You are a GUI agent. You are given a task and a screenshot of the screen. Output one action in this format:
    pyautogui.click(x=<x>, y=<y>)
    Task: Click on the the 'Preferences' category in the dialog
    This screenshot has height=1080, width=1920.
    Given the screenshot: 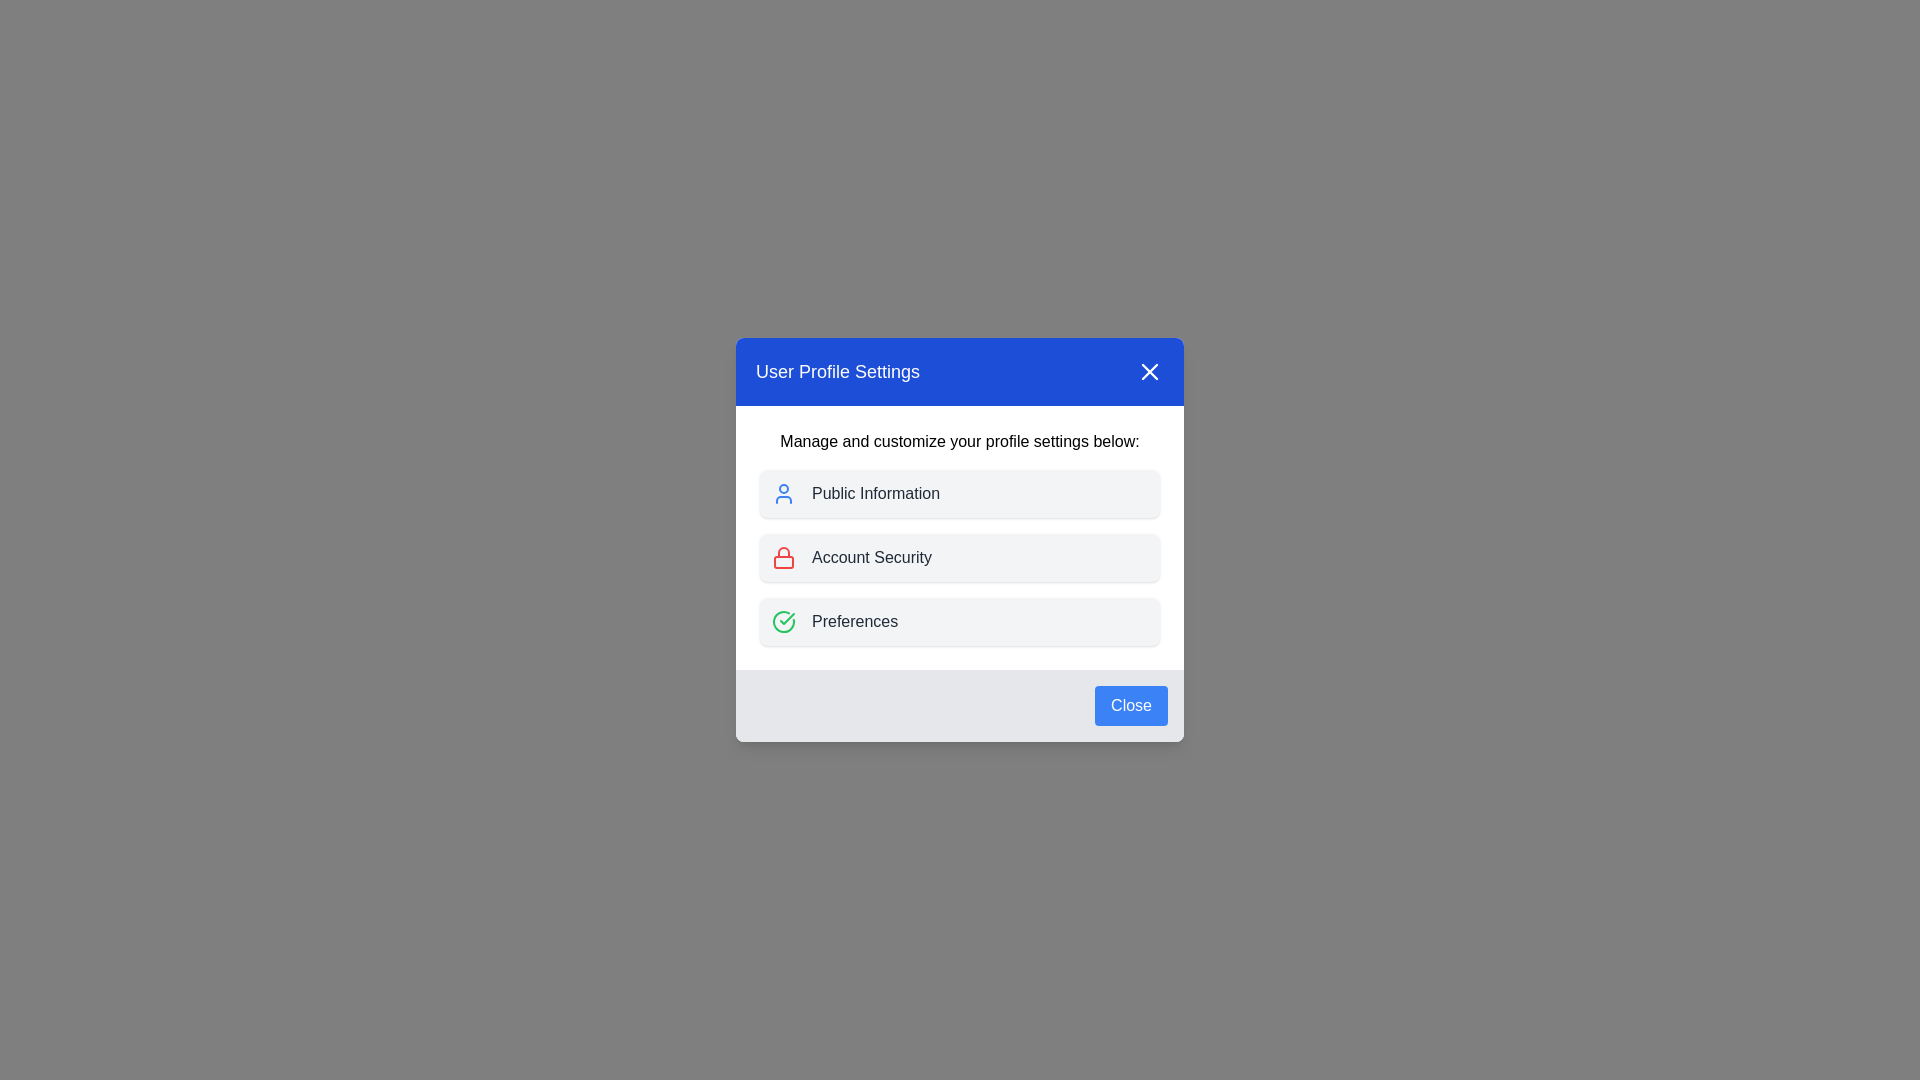 What is the action you would take?
    pyautogui.click(x=960, y=620)
    